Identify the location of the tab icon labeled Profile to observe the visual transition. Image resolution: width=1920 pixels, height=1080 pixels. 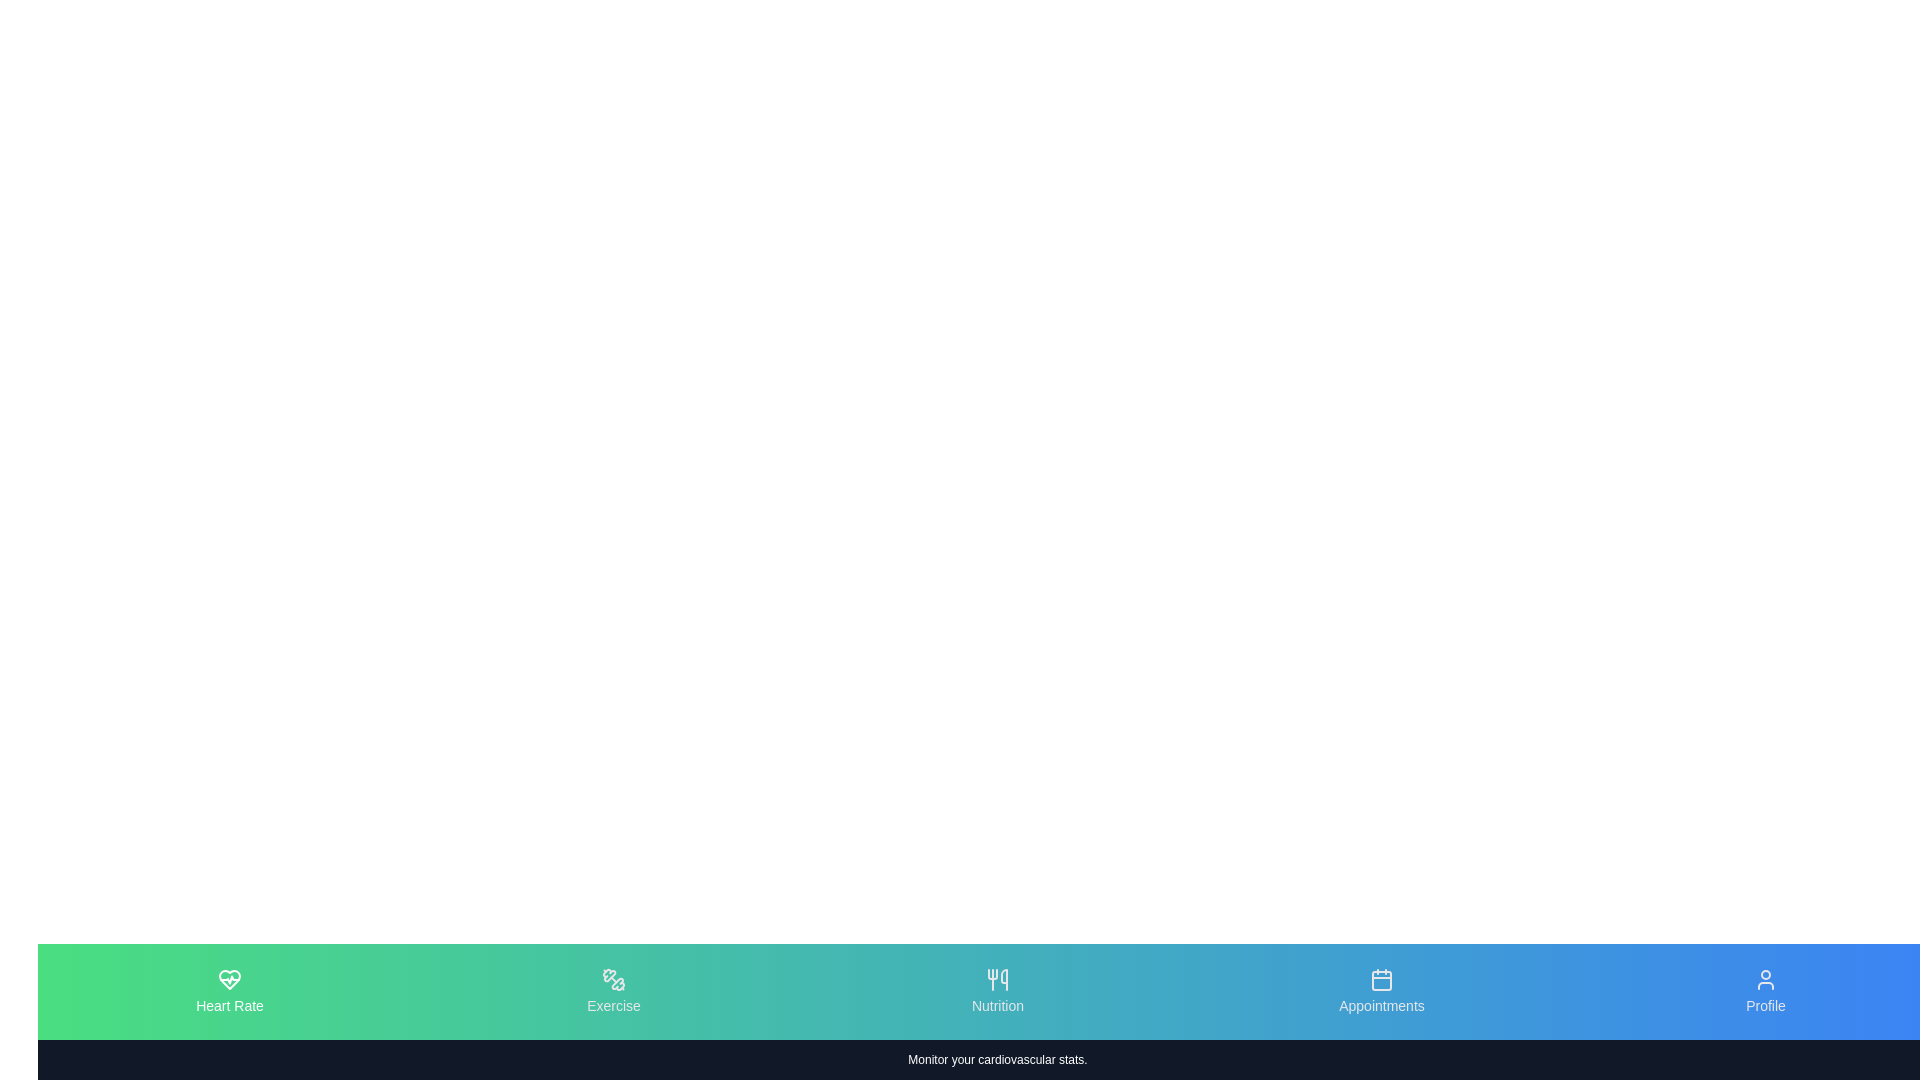
(1766, 991).